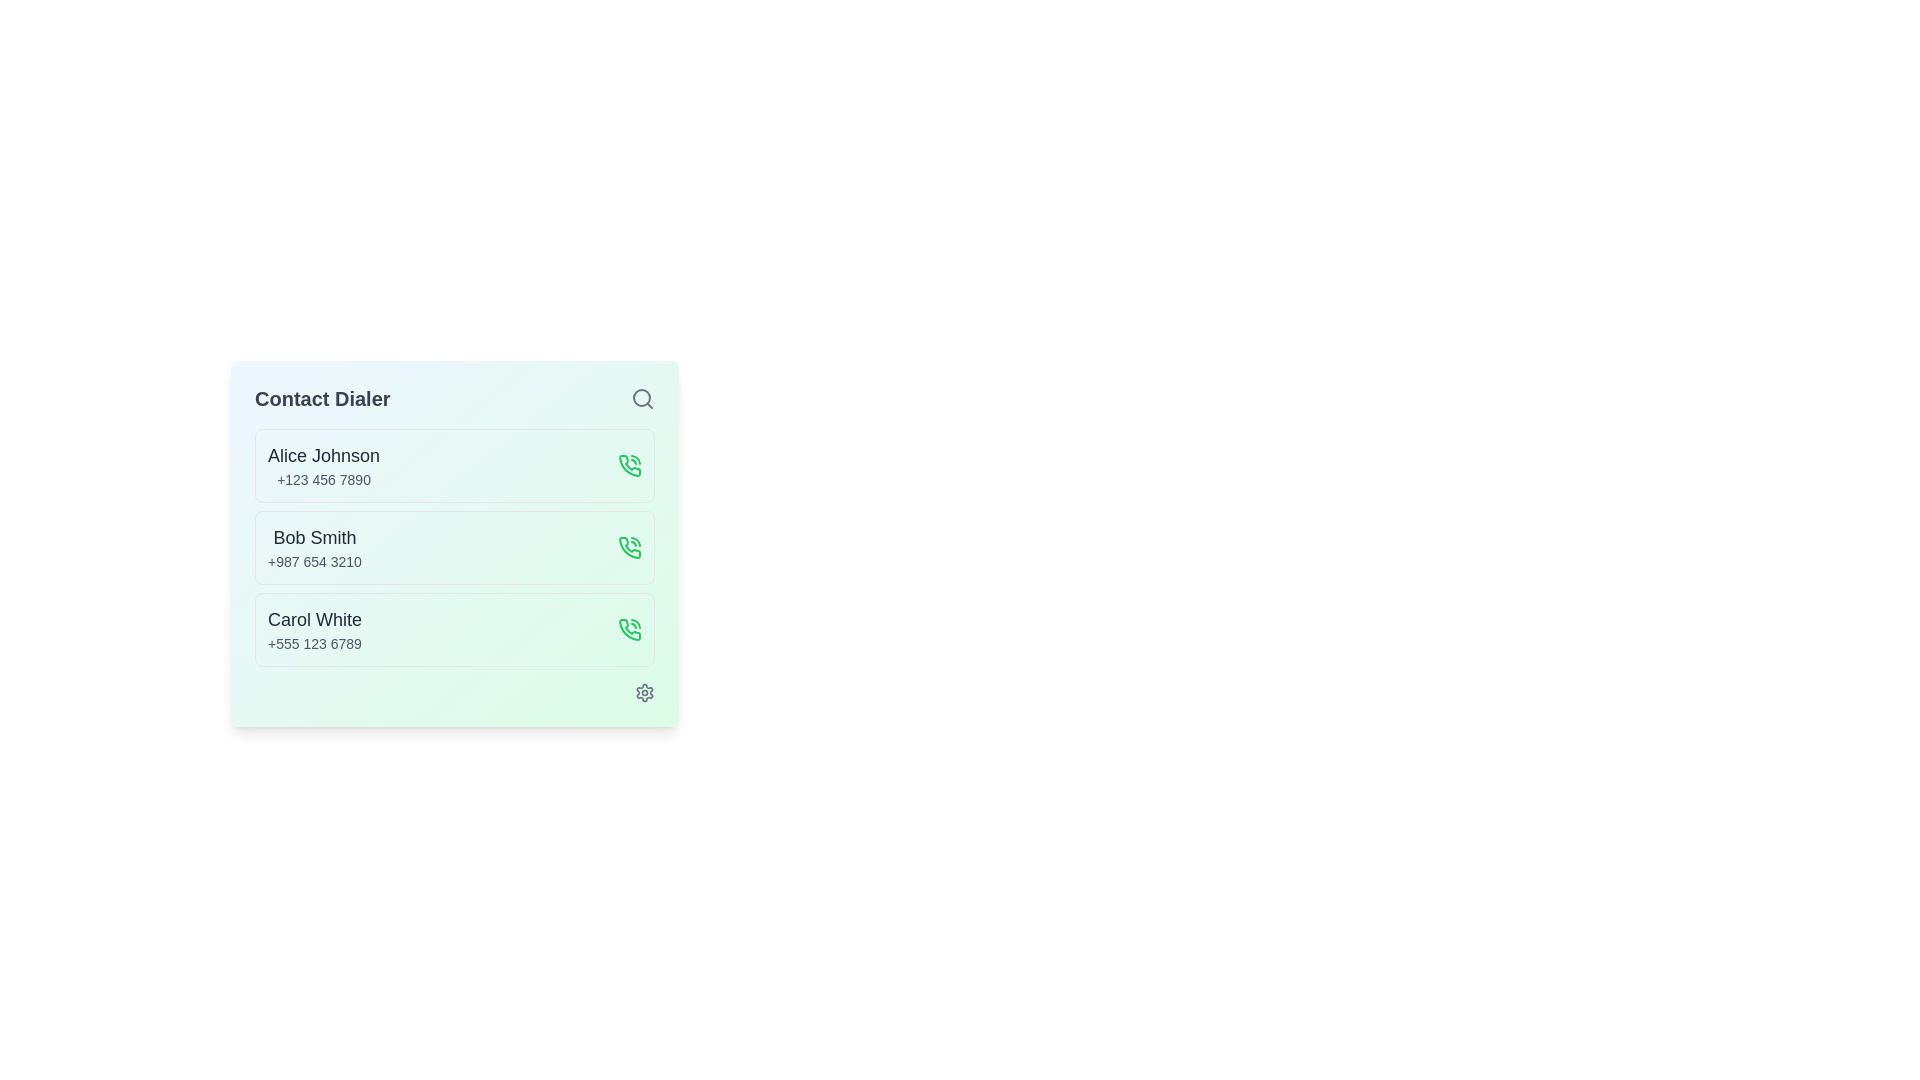  I want to click on the green phone receiver icon with radiating signals, located at the far right of the third contact entry labeled 'Carol White +555 123 6789', to initiate a call, so click(628, 628).